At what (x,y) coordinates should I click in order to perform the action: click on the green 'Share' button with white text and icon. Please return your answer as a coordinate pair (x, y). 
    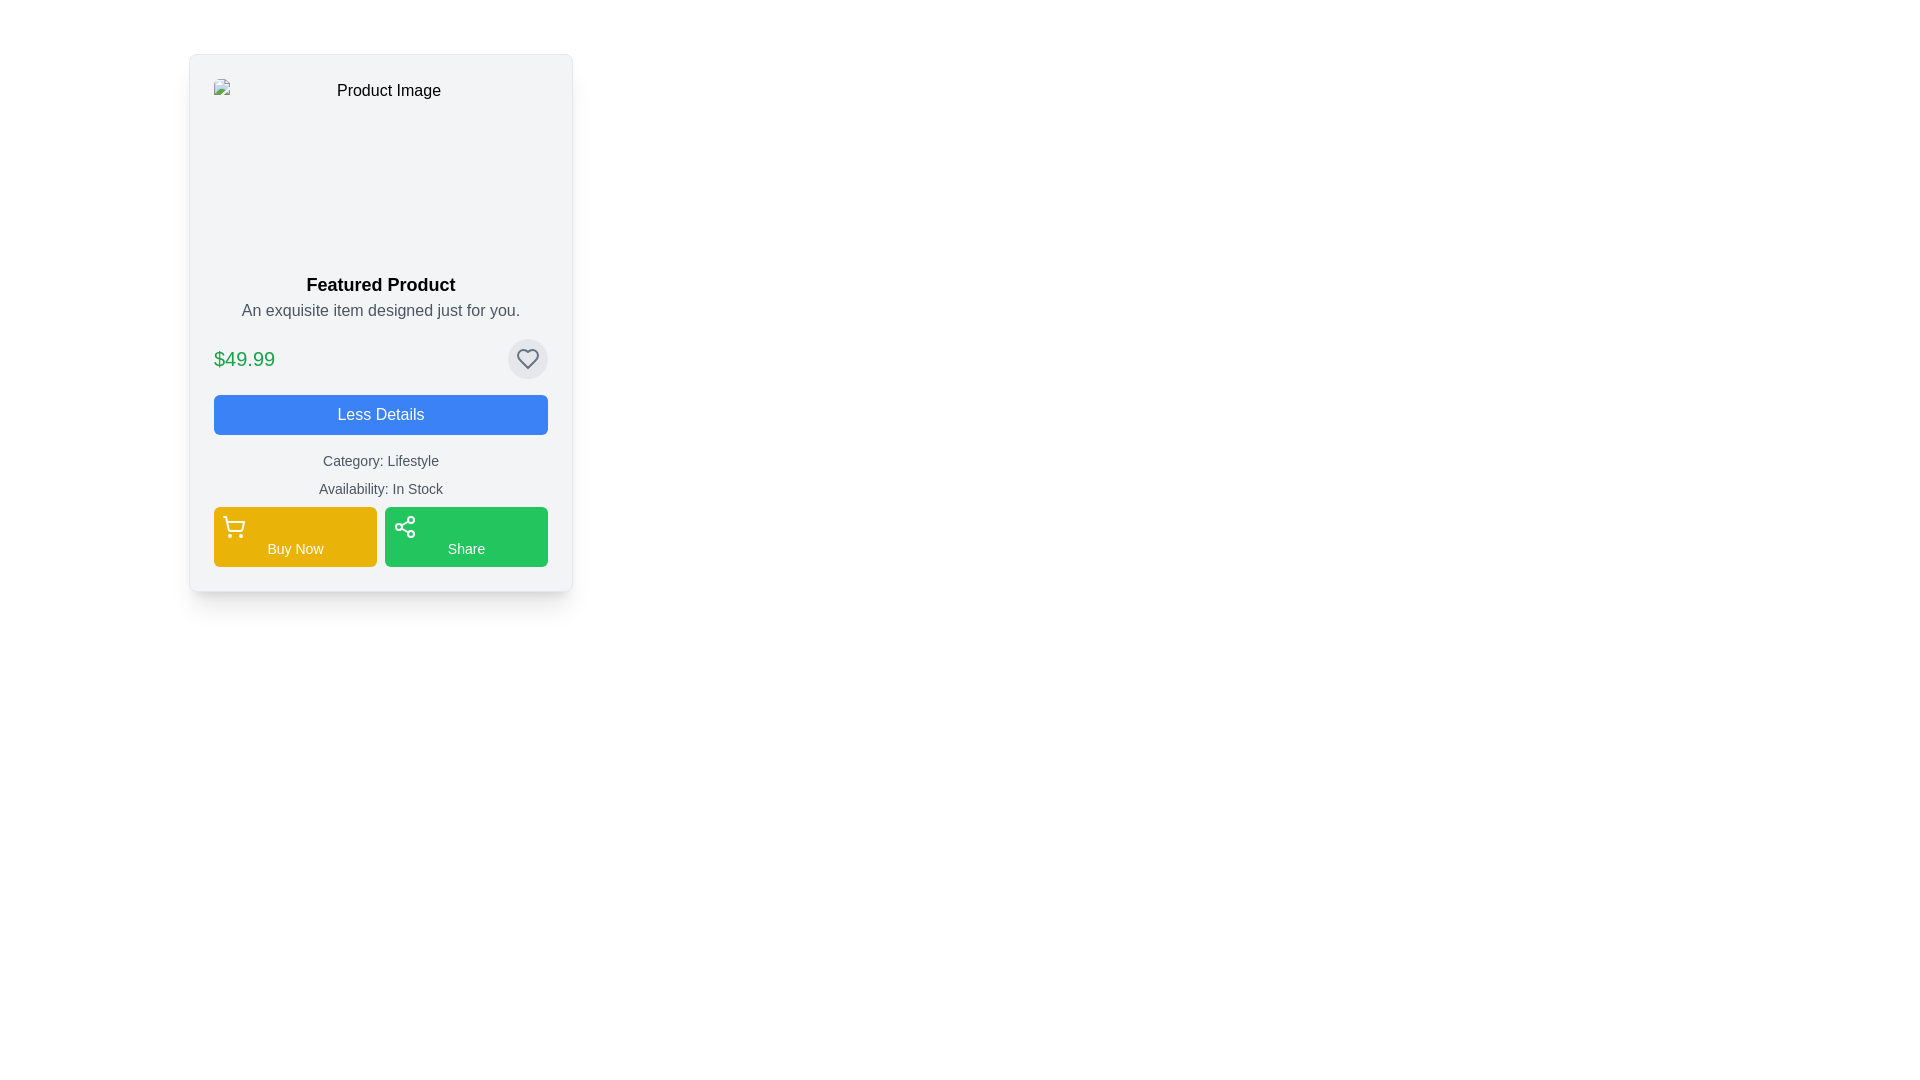
    Looking at the image, I should click on (465, 535).